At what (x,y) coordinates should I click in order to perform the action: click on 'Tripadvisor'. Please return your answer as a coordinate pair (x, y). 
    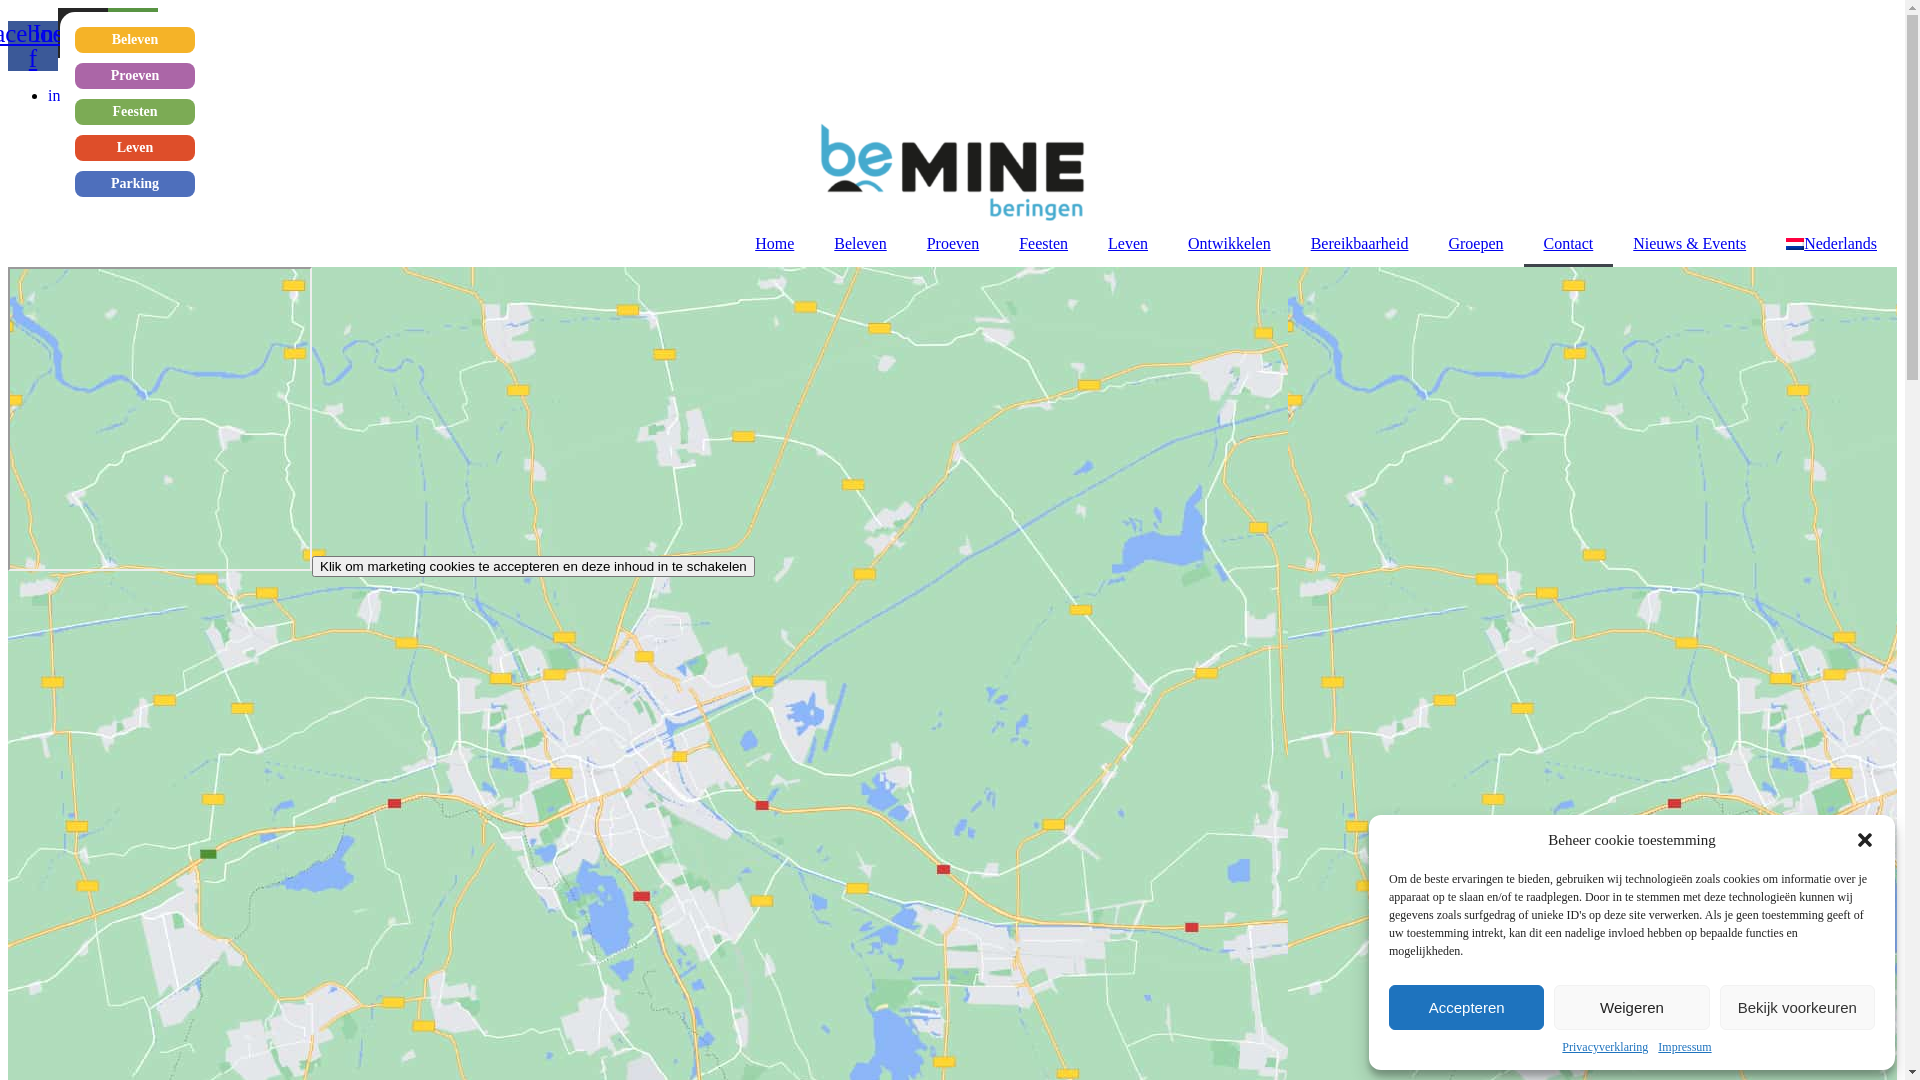
    Looking at the image, I should click on (132, 33).